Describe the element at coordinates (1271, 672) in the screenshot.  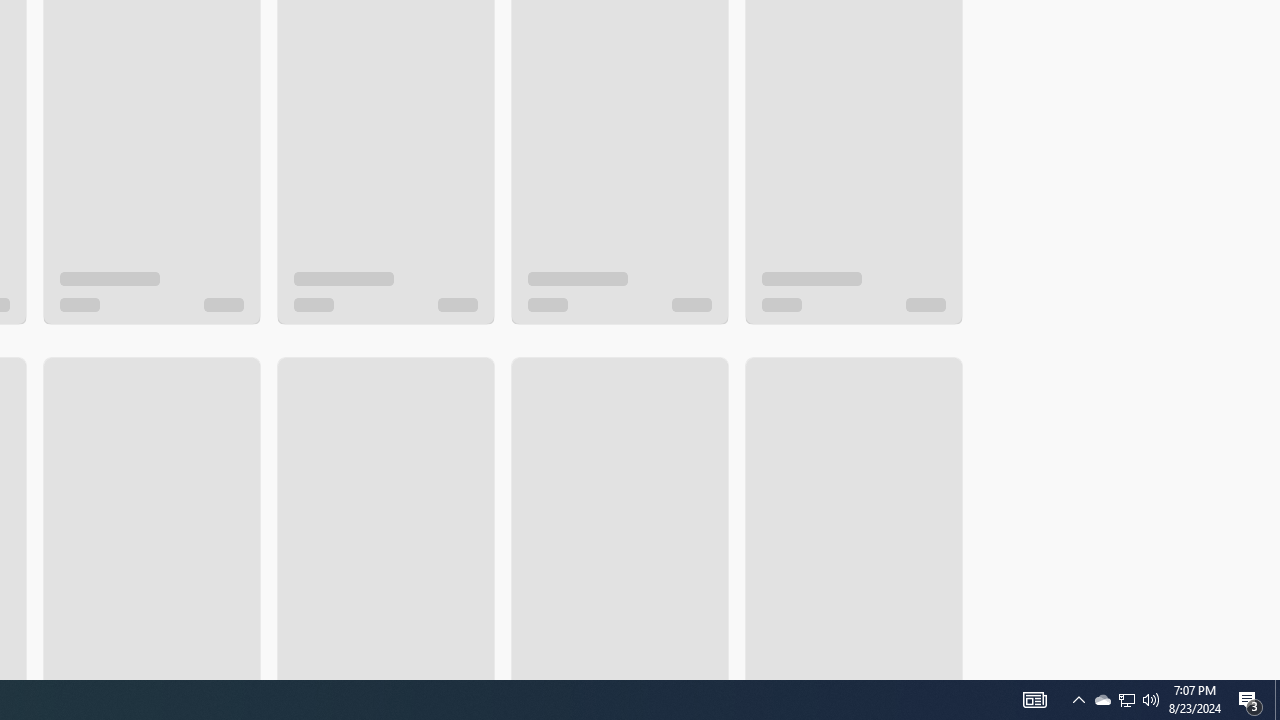
I see `'Vertical Small Increase'` at that location.